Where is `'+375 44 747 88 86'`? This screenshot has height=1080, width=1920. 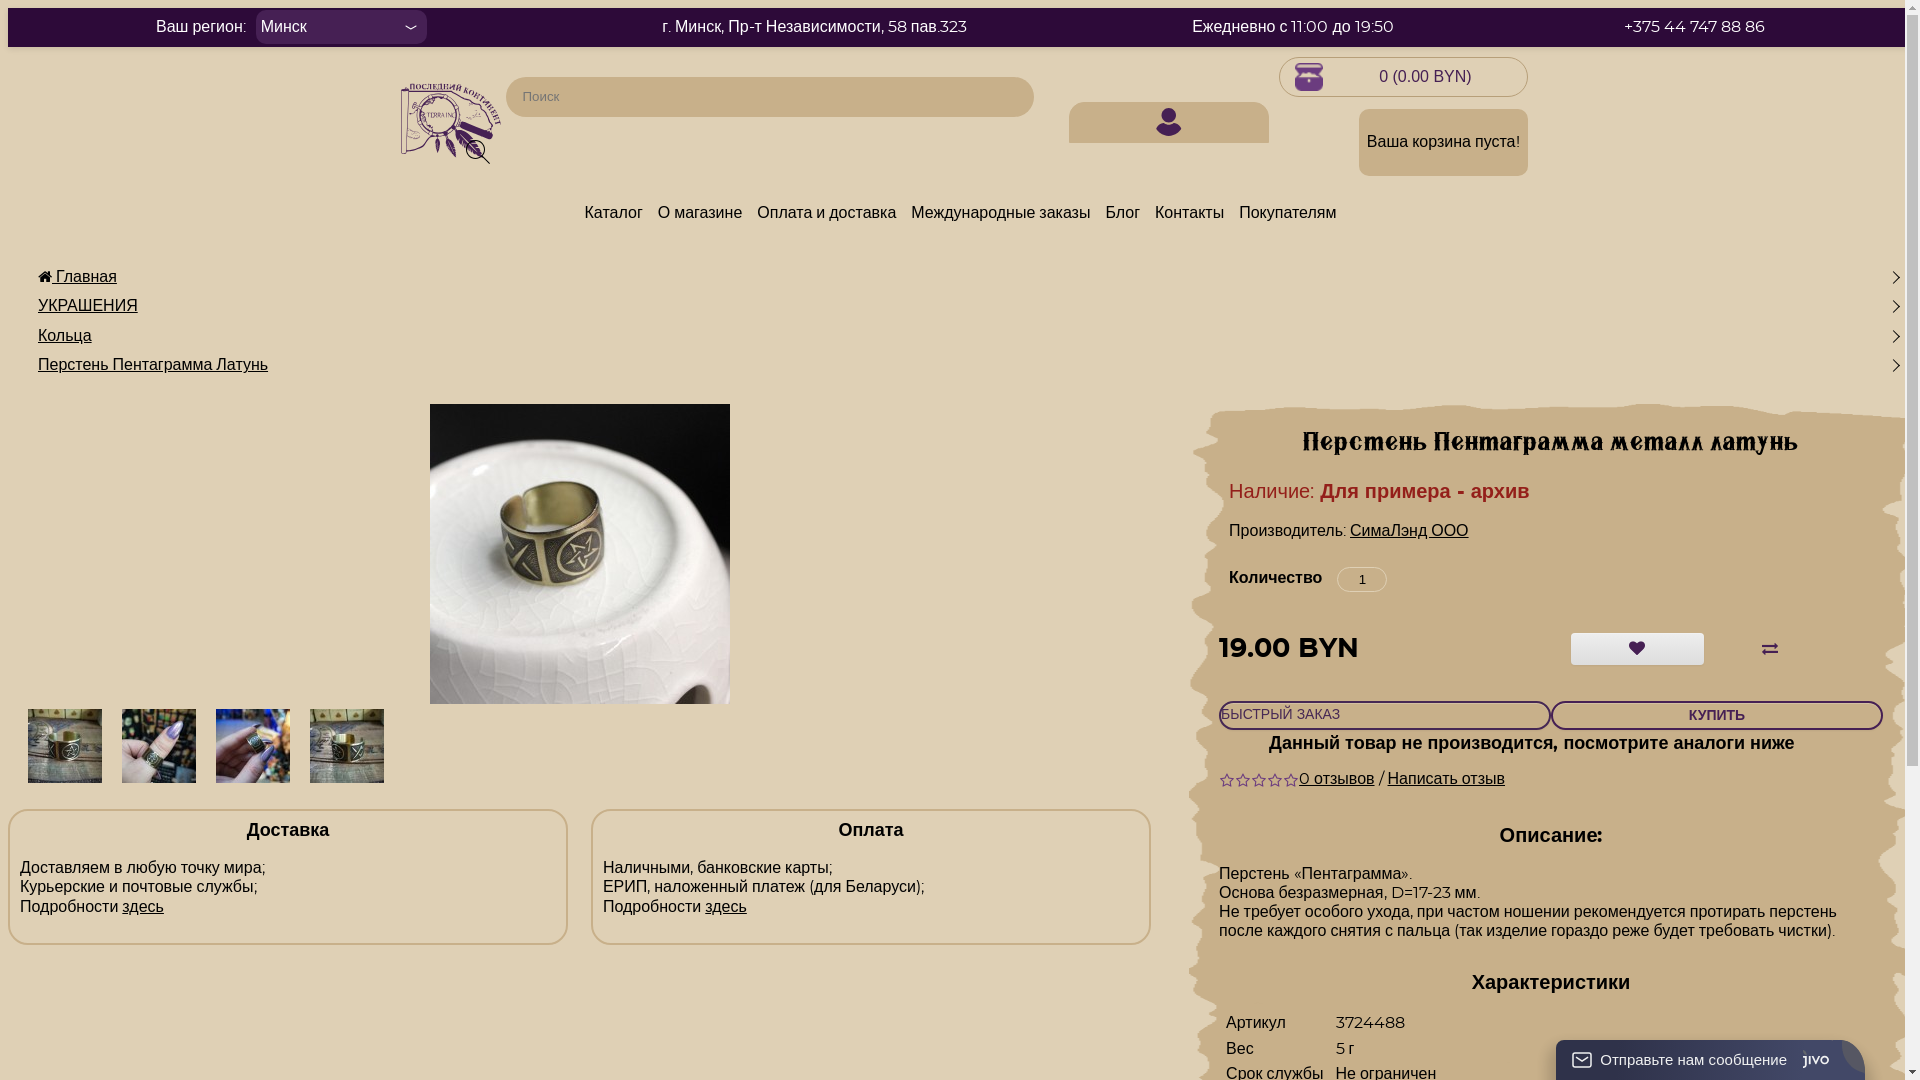 '+375 44 747 88 86' is located at coordinates (1693, 27).